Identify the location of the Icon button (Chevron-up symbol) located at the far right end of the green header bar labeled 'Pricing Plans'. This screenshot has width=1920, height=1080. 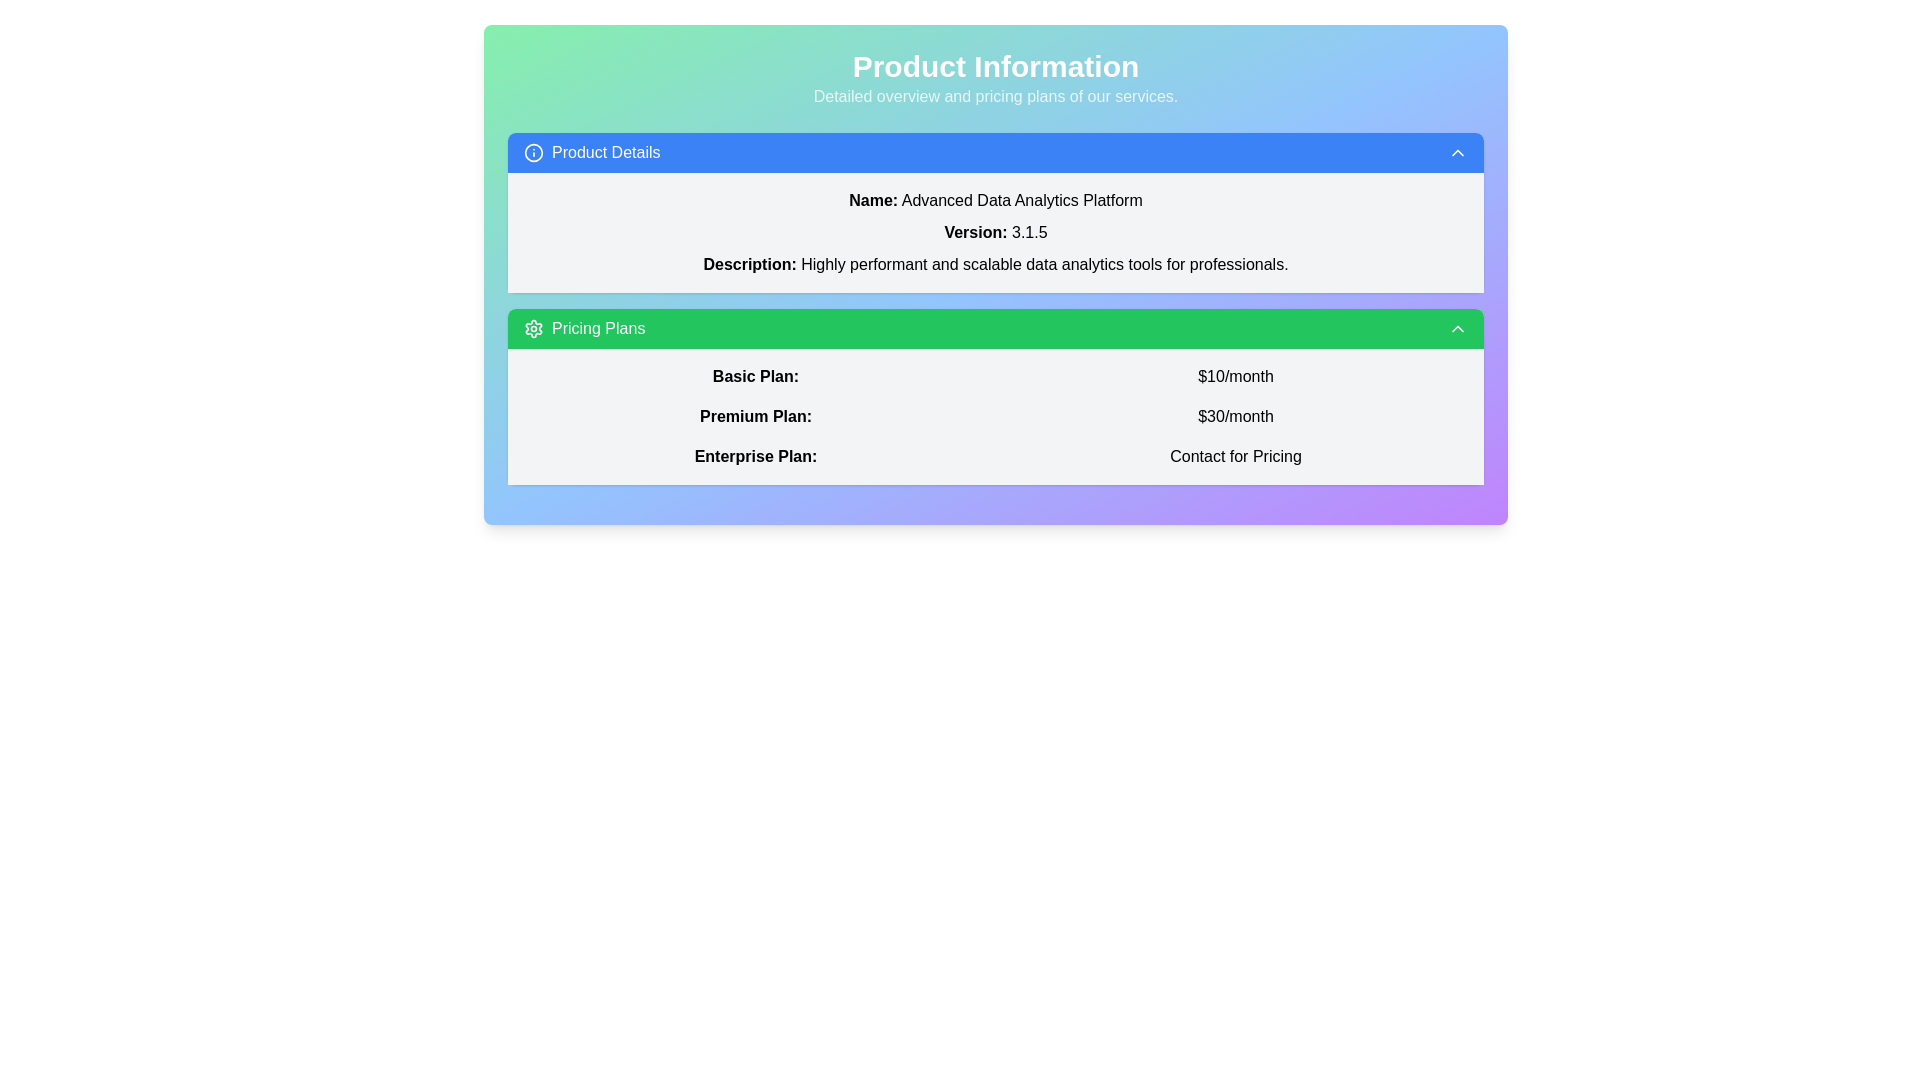
(1458, 327).